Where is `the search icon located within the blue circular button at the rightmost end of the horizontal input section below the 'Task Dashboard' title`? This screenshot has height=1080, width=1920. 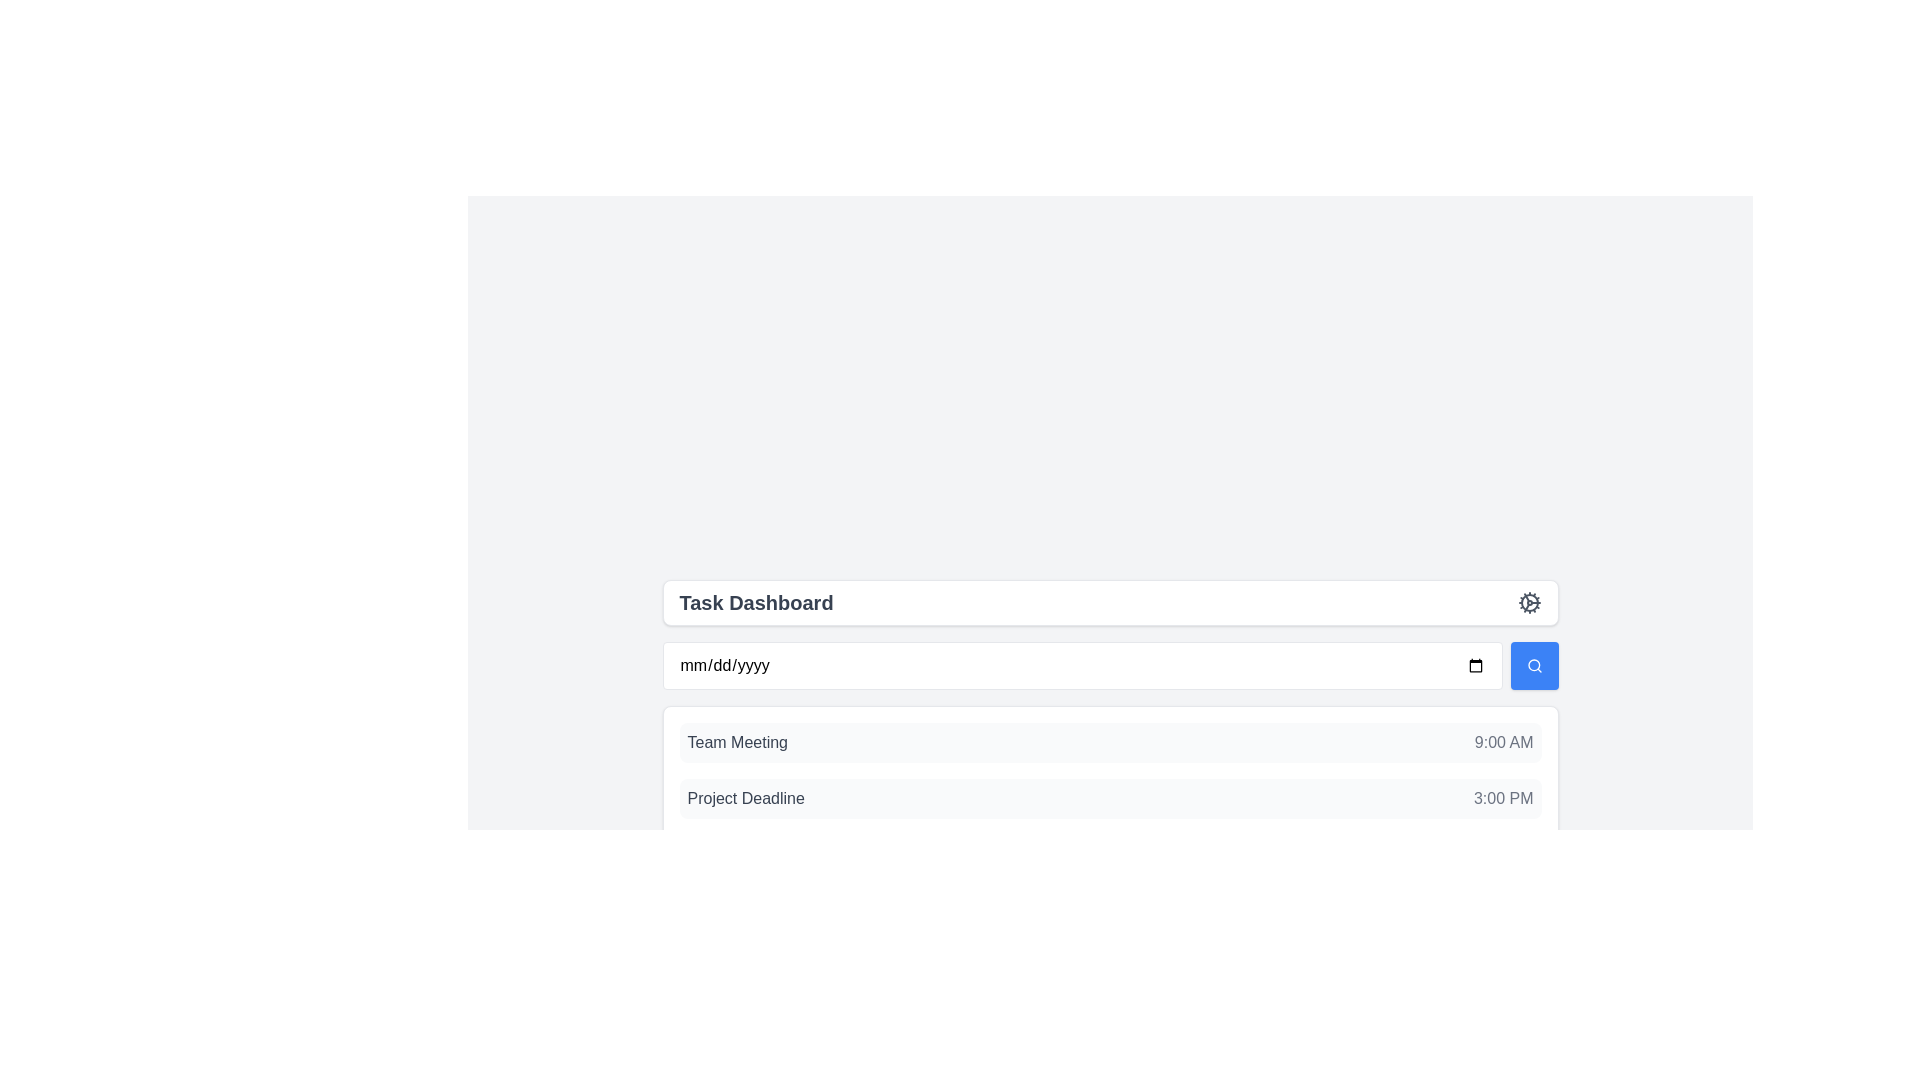 the search icon located within the blue circular button at the rightmost end of the horizontal input section below the 'Task Dashboard' title is located at coordinates (1533, 666).